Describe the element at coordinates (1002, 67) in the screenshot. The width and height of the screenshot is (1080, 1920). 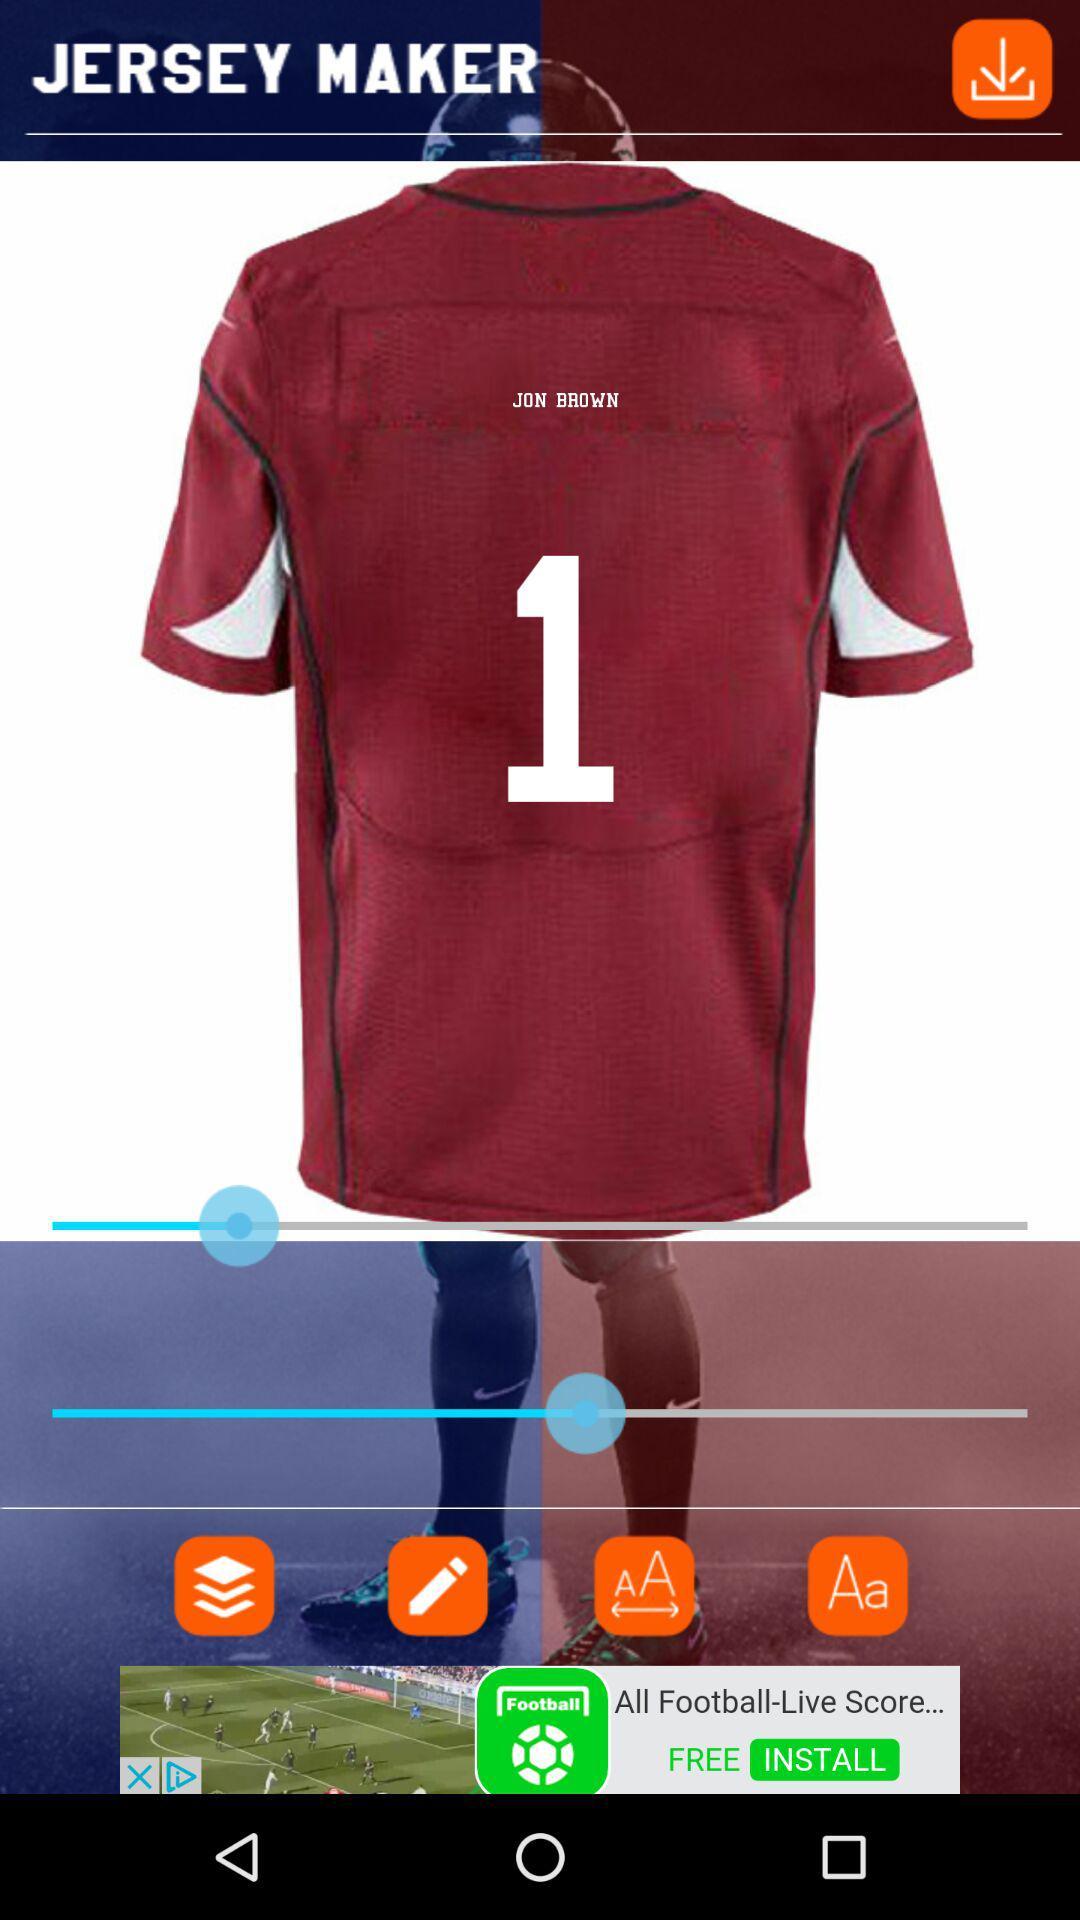
I see `go back` at that location.